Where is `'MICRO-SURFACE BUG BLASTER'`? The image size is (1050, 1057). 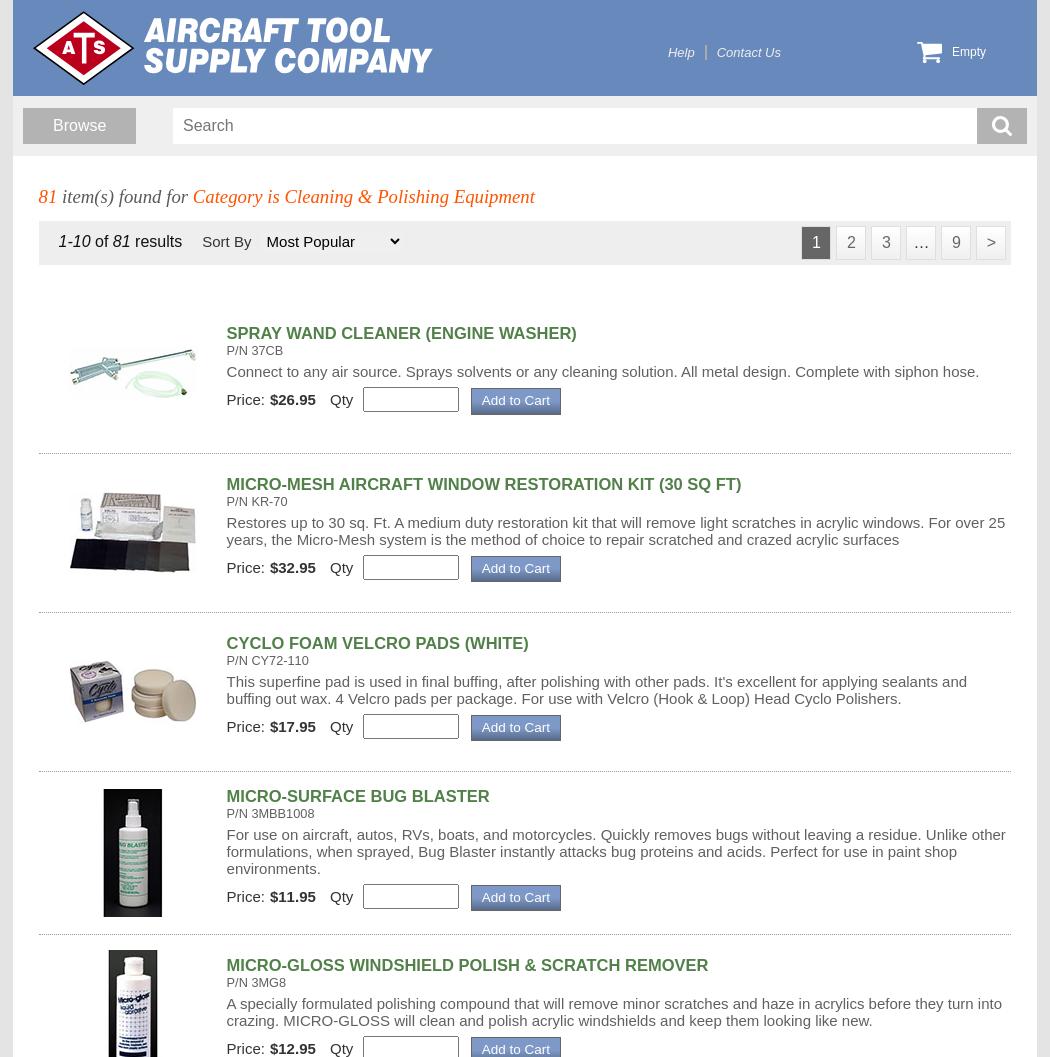
'MICRO-SURFACE BUG BLASTER' is located at coordinates (356, 794).